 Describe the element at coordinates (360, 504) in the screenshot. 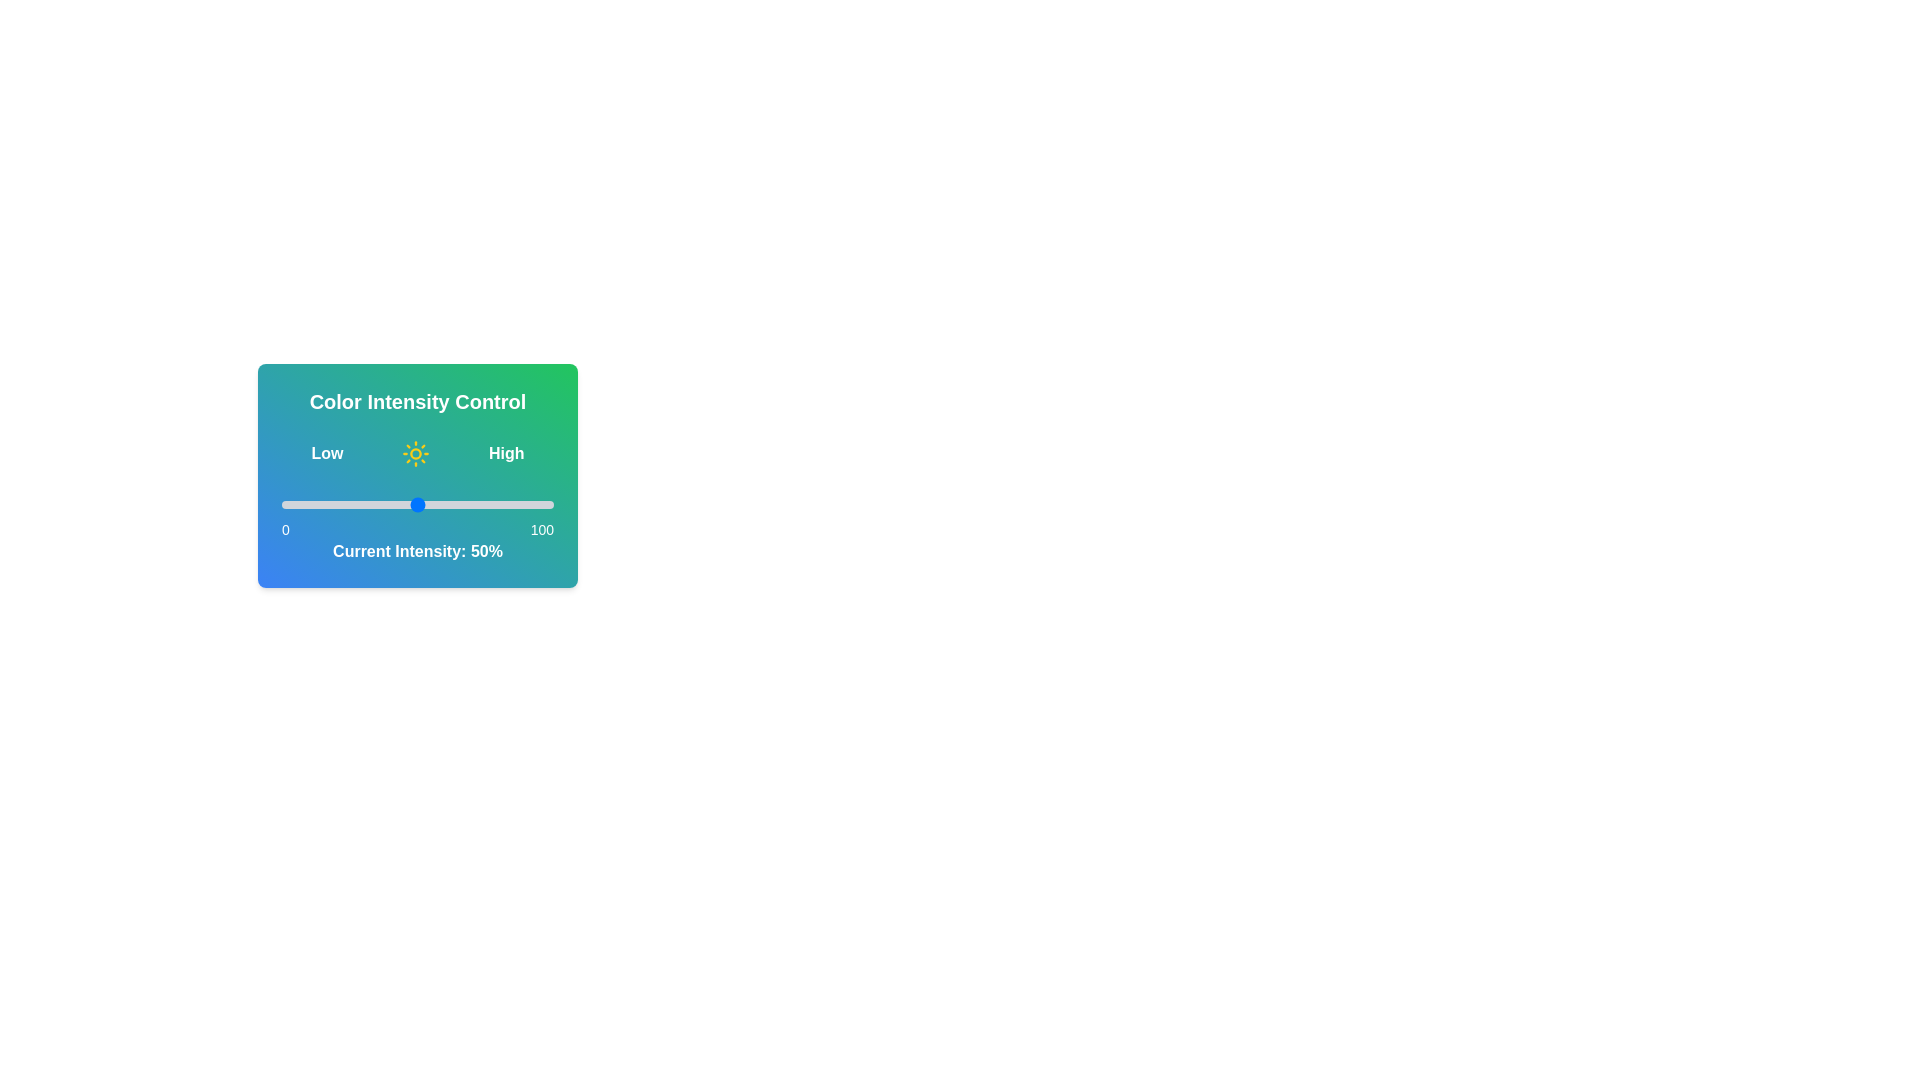

I see `the color intensity` at that location.